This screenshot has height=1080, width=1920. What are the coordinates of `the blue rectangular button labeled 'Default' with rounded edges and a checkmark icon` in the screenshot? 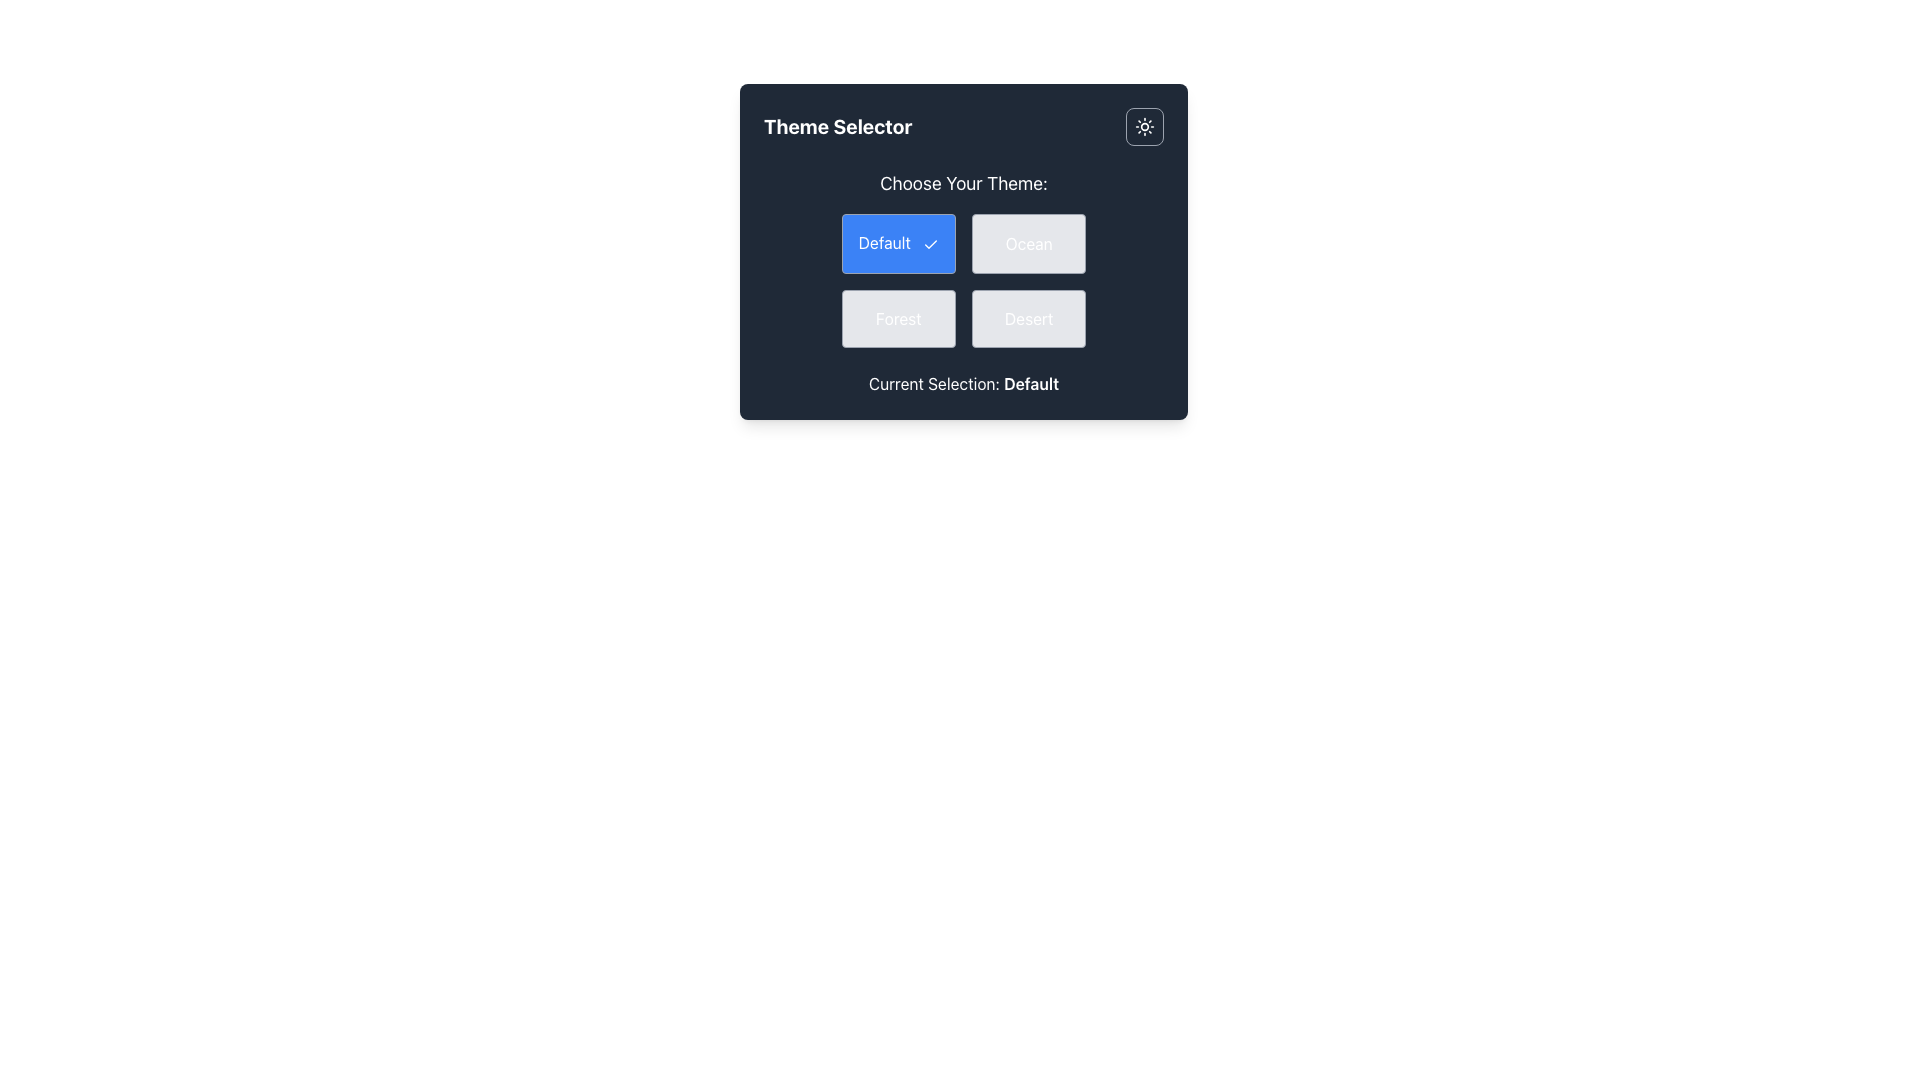 It's located at (897, 242).